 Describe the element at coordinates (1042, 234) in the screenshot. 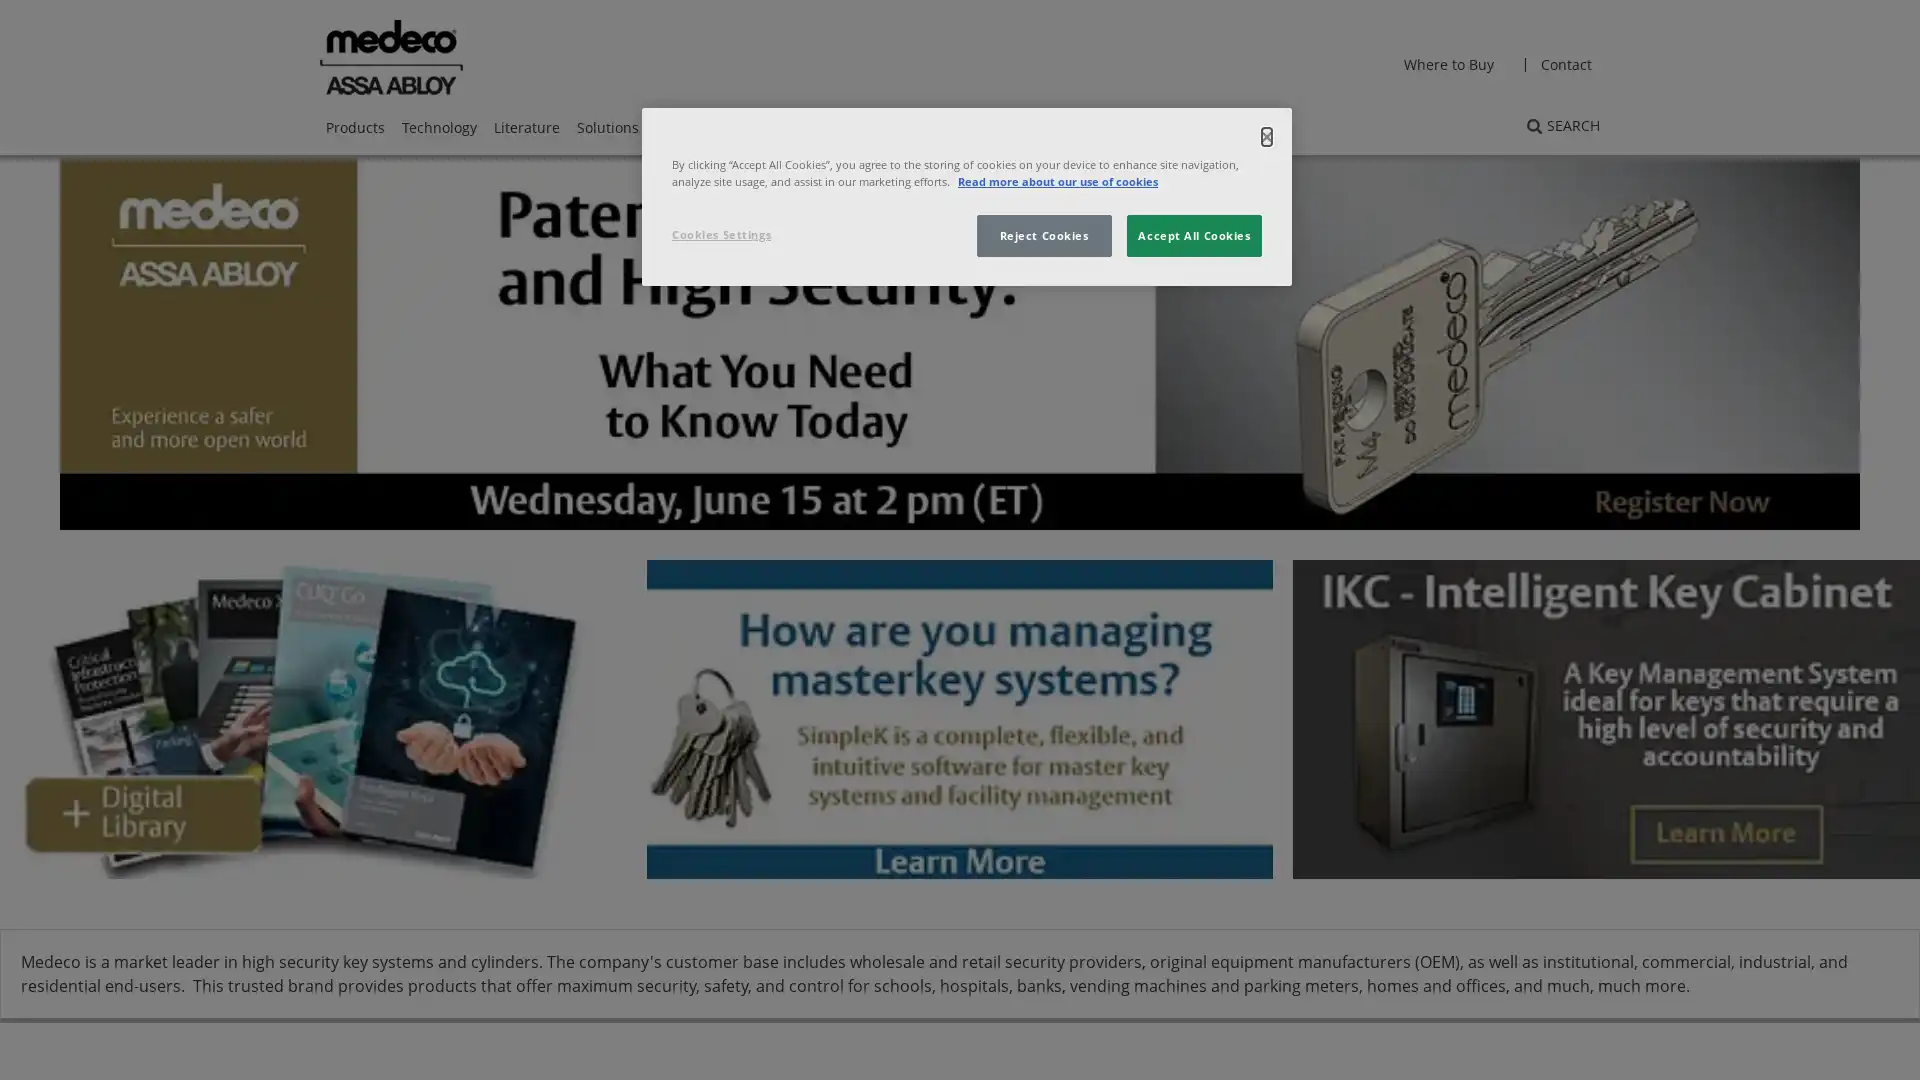

I see `Reject Cookies` at that location.